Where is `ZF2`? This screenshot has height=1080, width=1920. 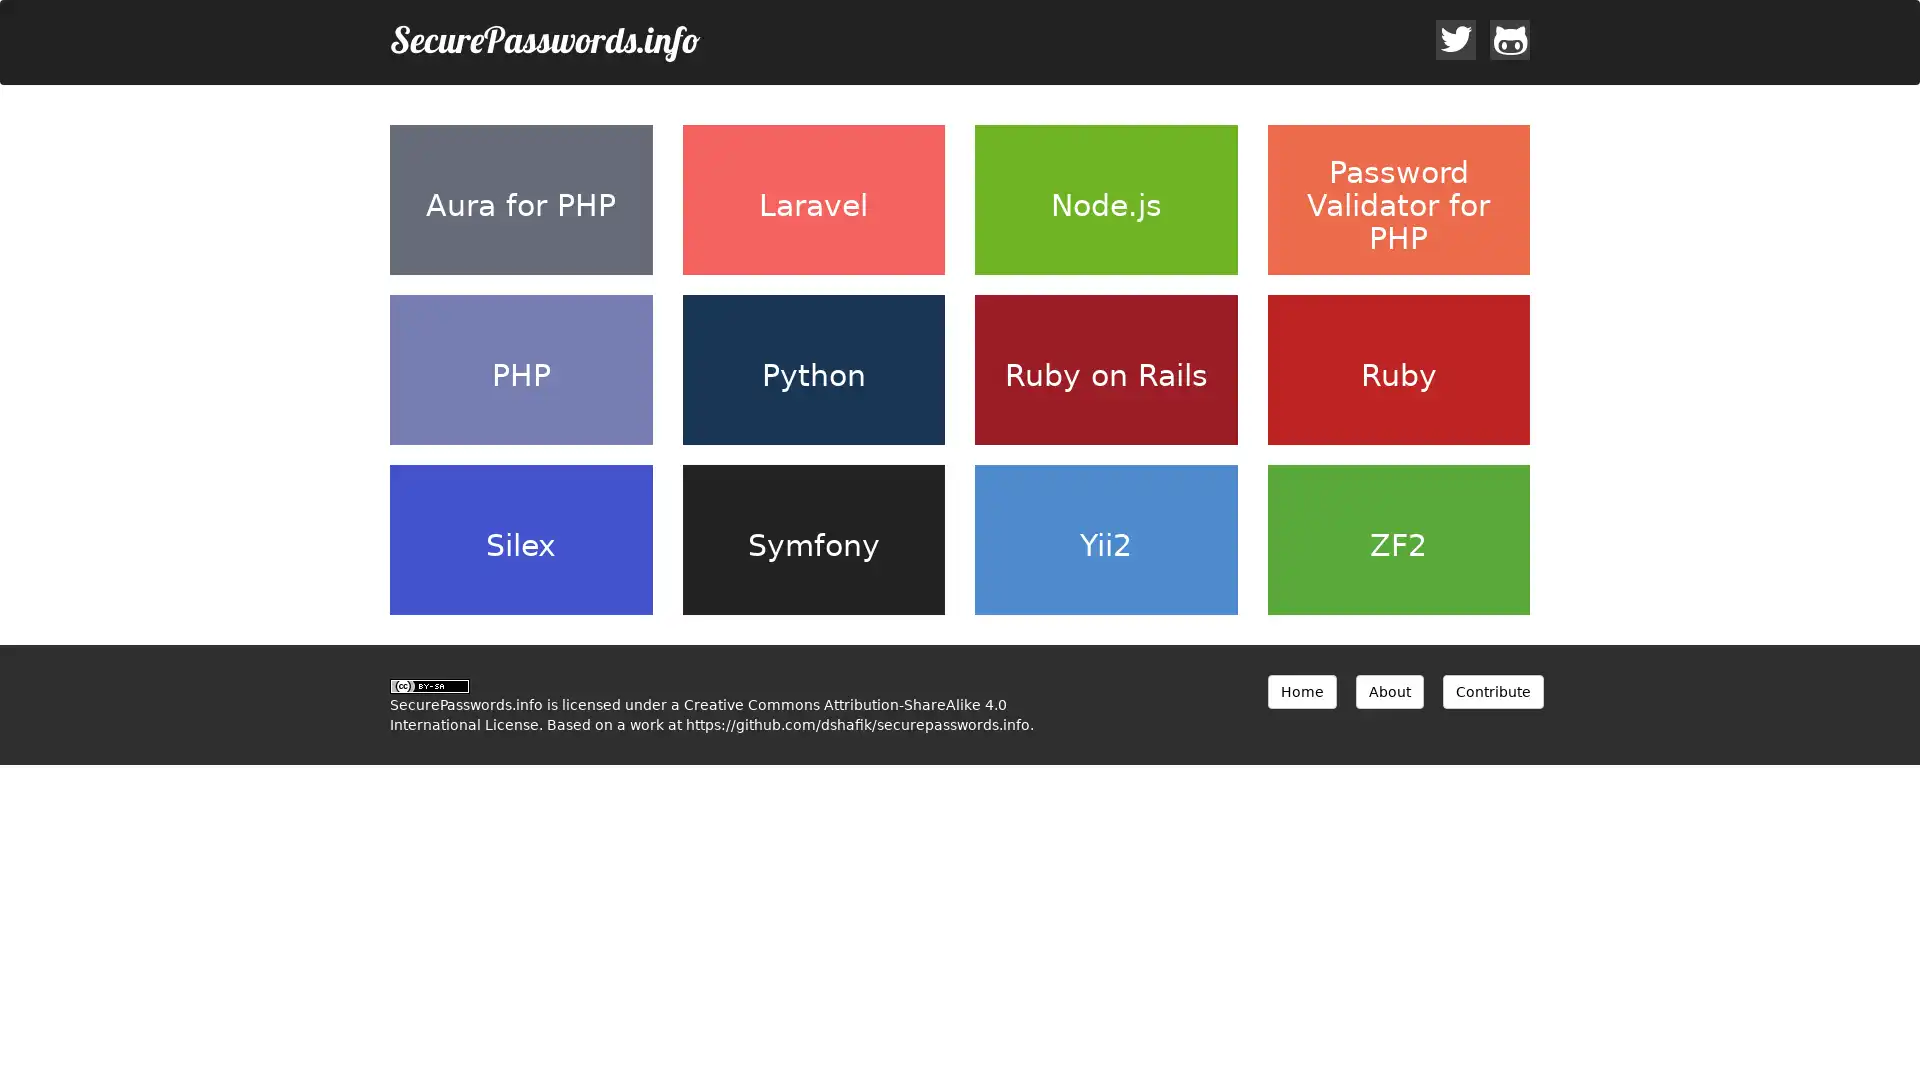
ZF2 is located at coordinates (1397, 540).